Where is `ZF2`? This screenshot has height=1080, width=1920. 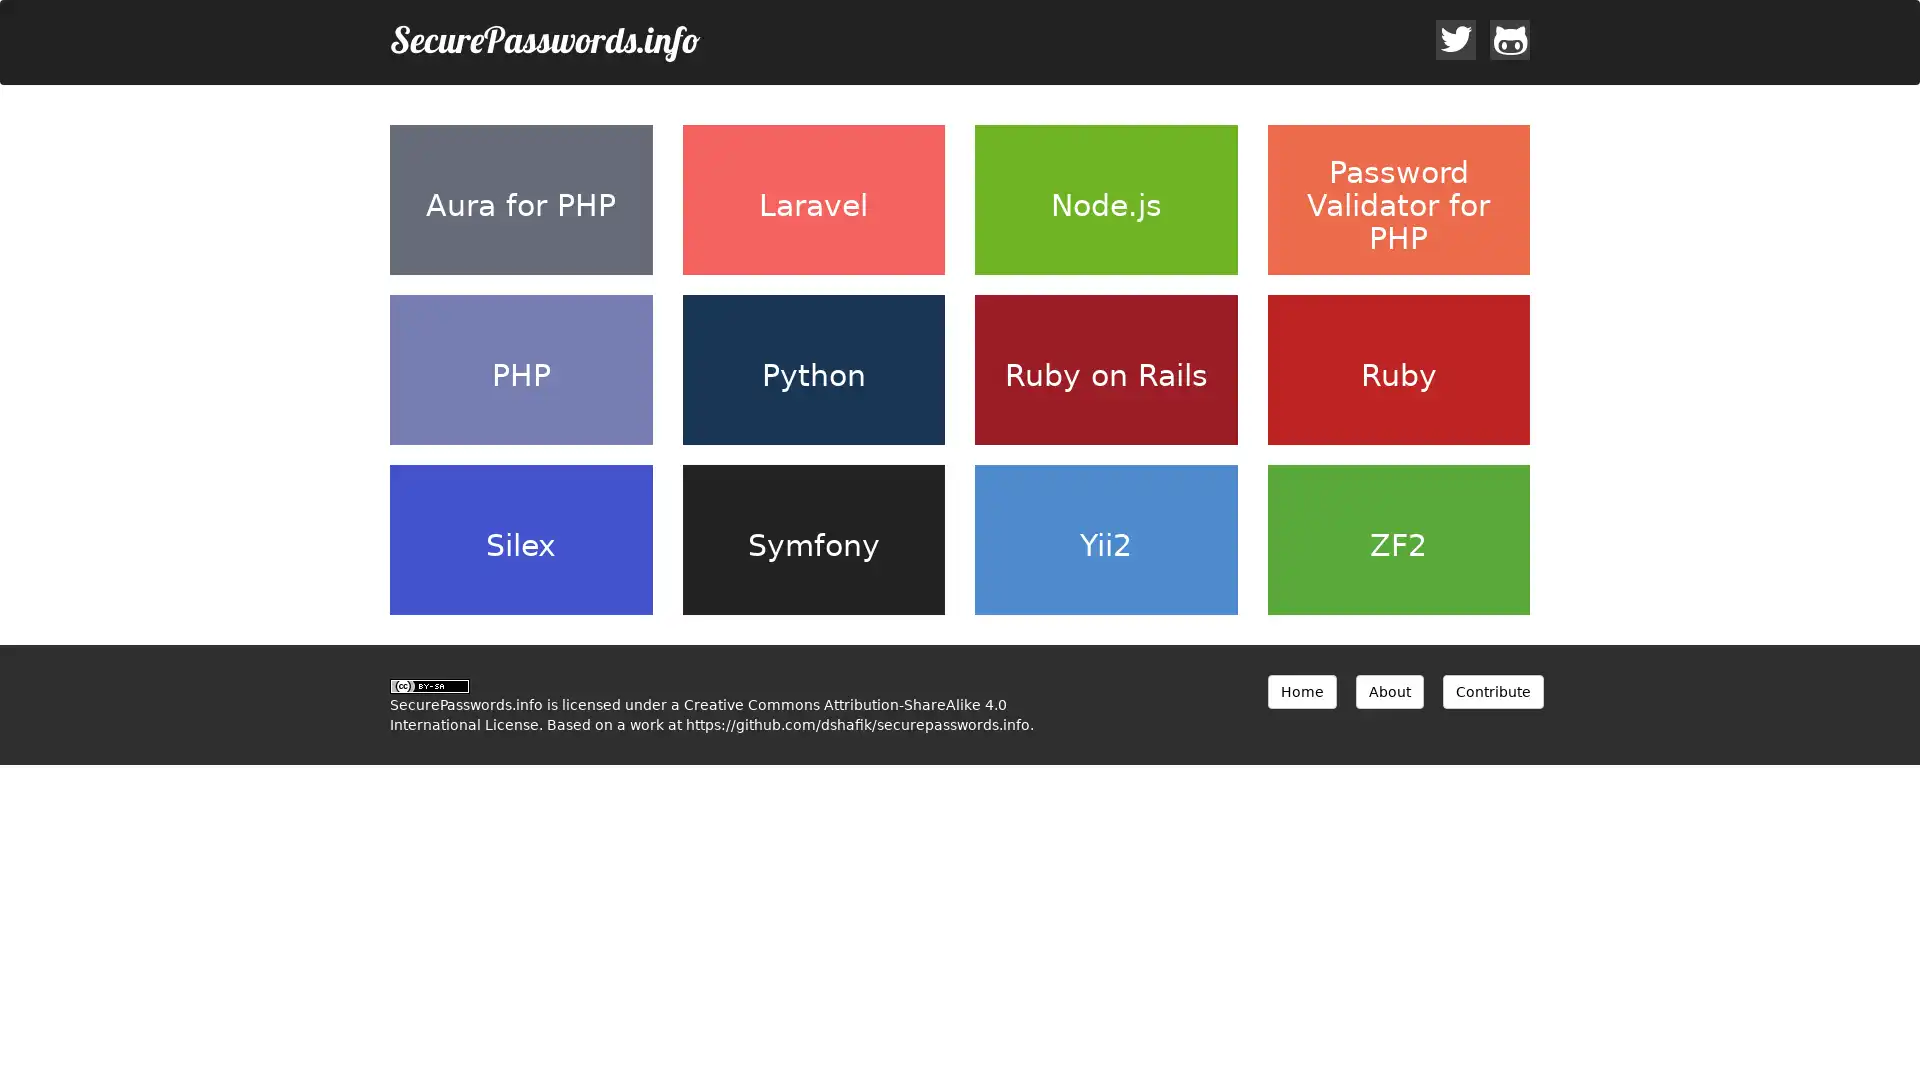
ZF2 is located at coordinates (1397, 540).